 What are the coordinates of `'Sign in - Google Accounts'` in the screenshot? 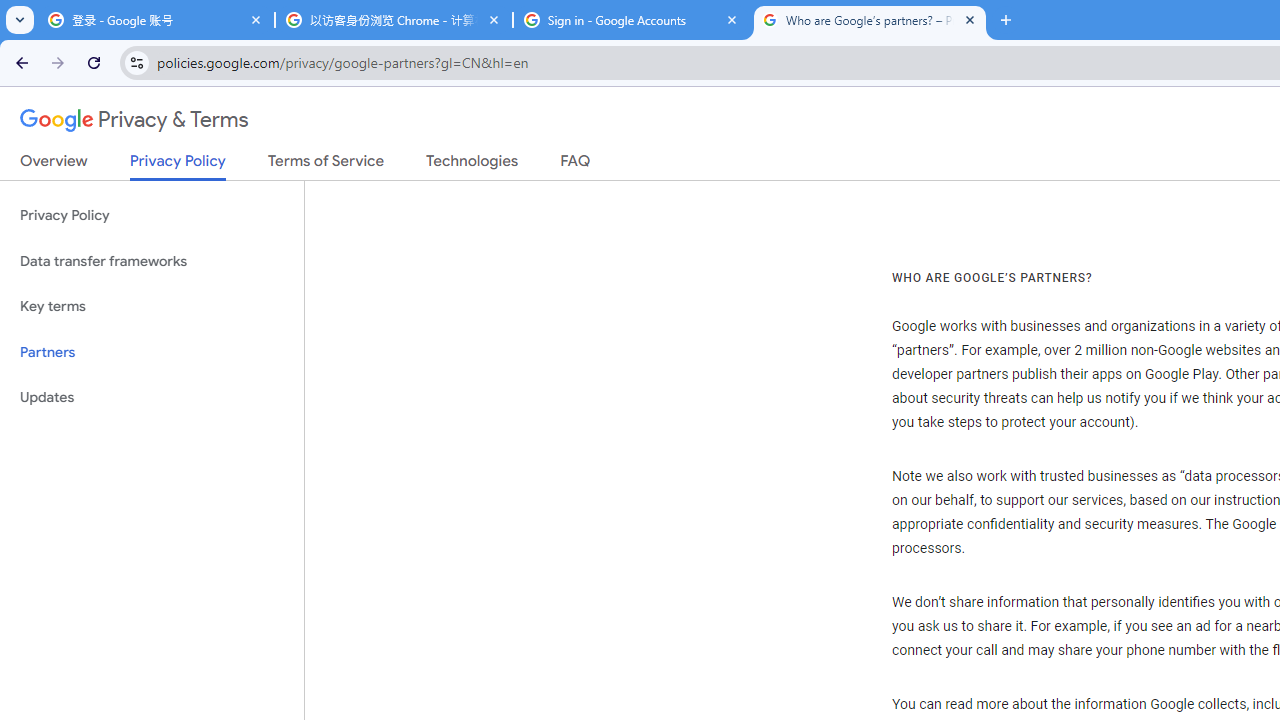 It's located at (631, 20).